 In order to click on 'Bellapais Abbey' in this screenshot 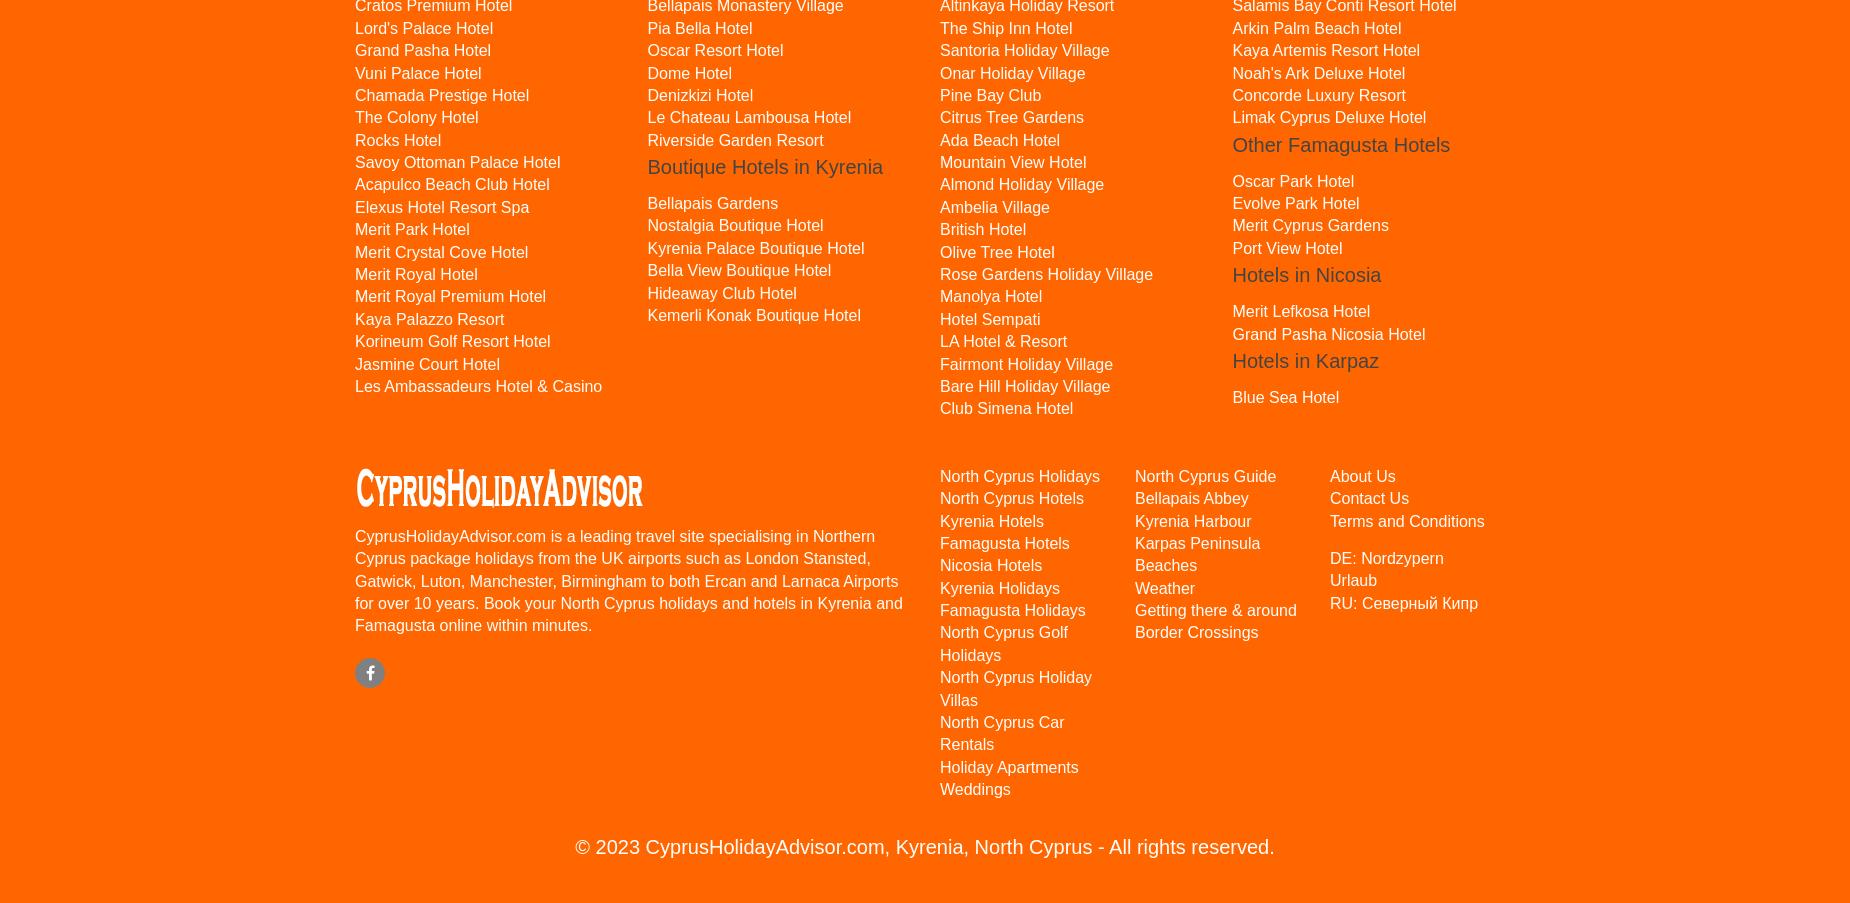, I will do `click(1190, 498)`.